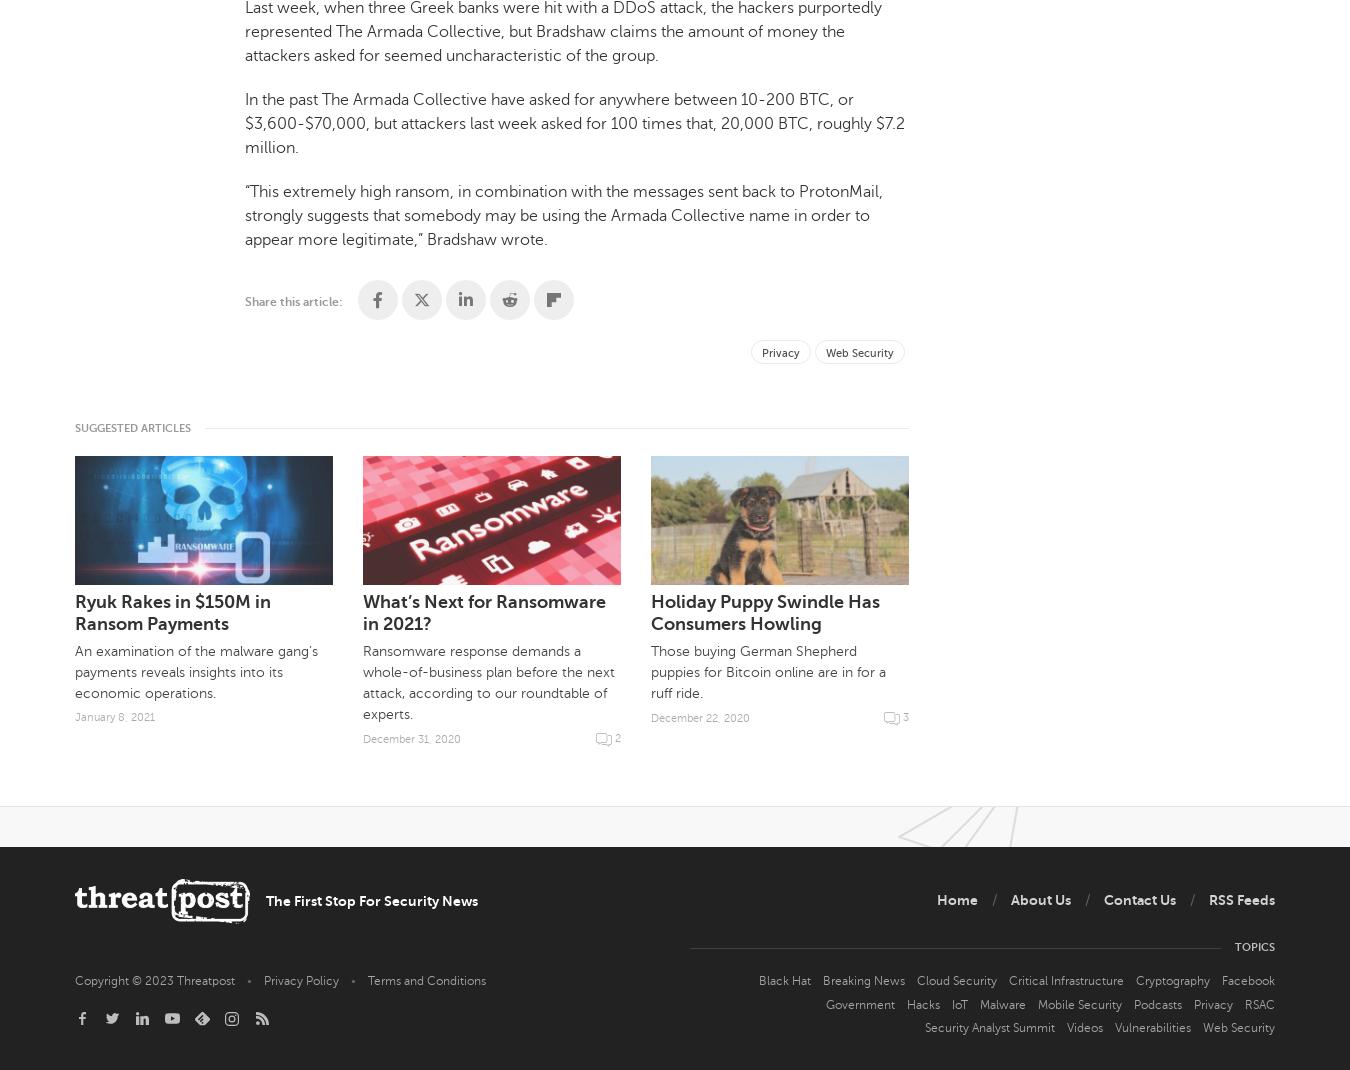  I want to click on 'Cloud Security', so click(956, 979).